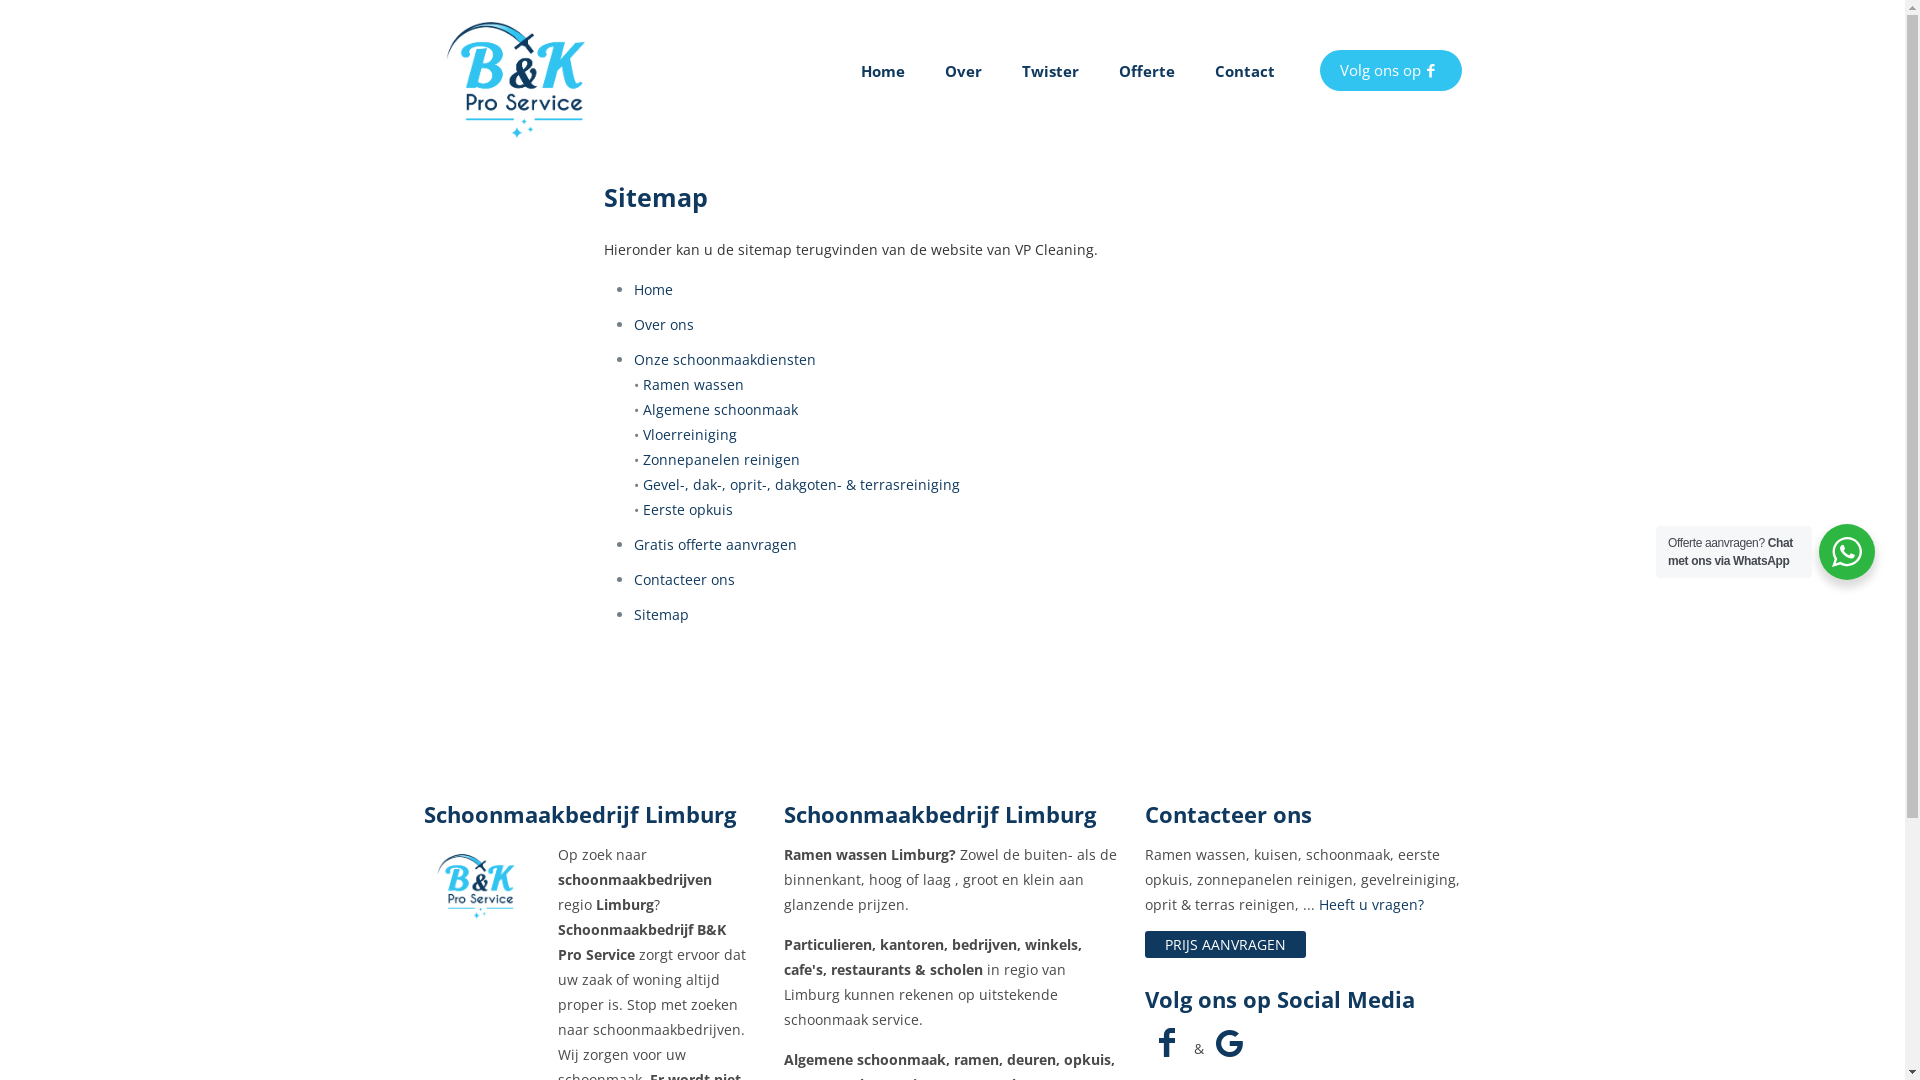 The height and width of the screenshot is (1080, 1920). What do you see at coordinates (643, 508) in the screenshot?
I see `'Eerste opkuis'` at bounding box center [643, 508].